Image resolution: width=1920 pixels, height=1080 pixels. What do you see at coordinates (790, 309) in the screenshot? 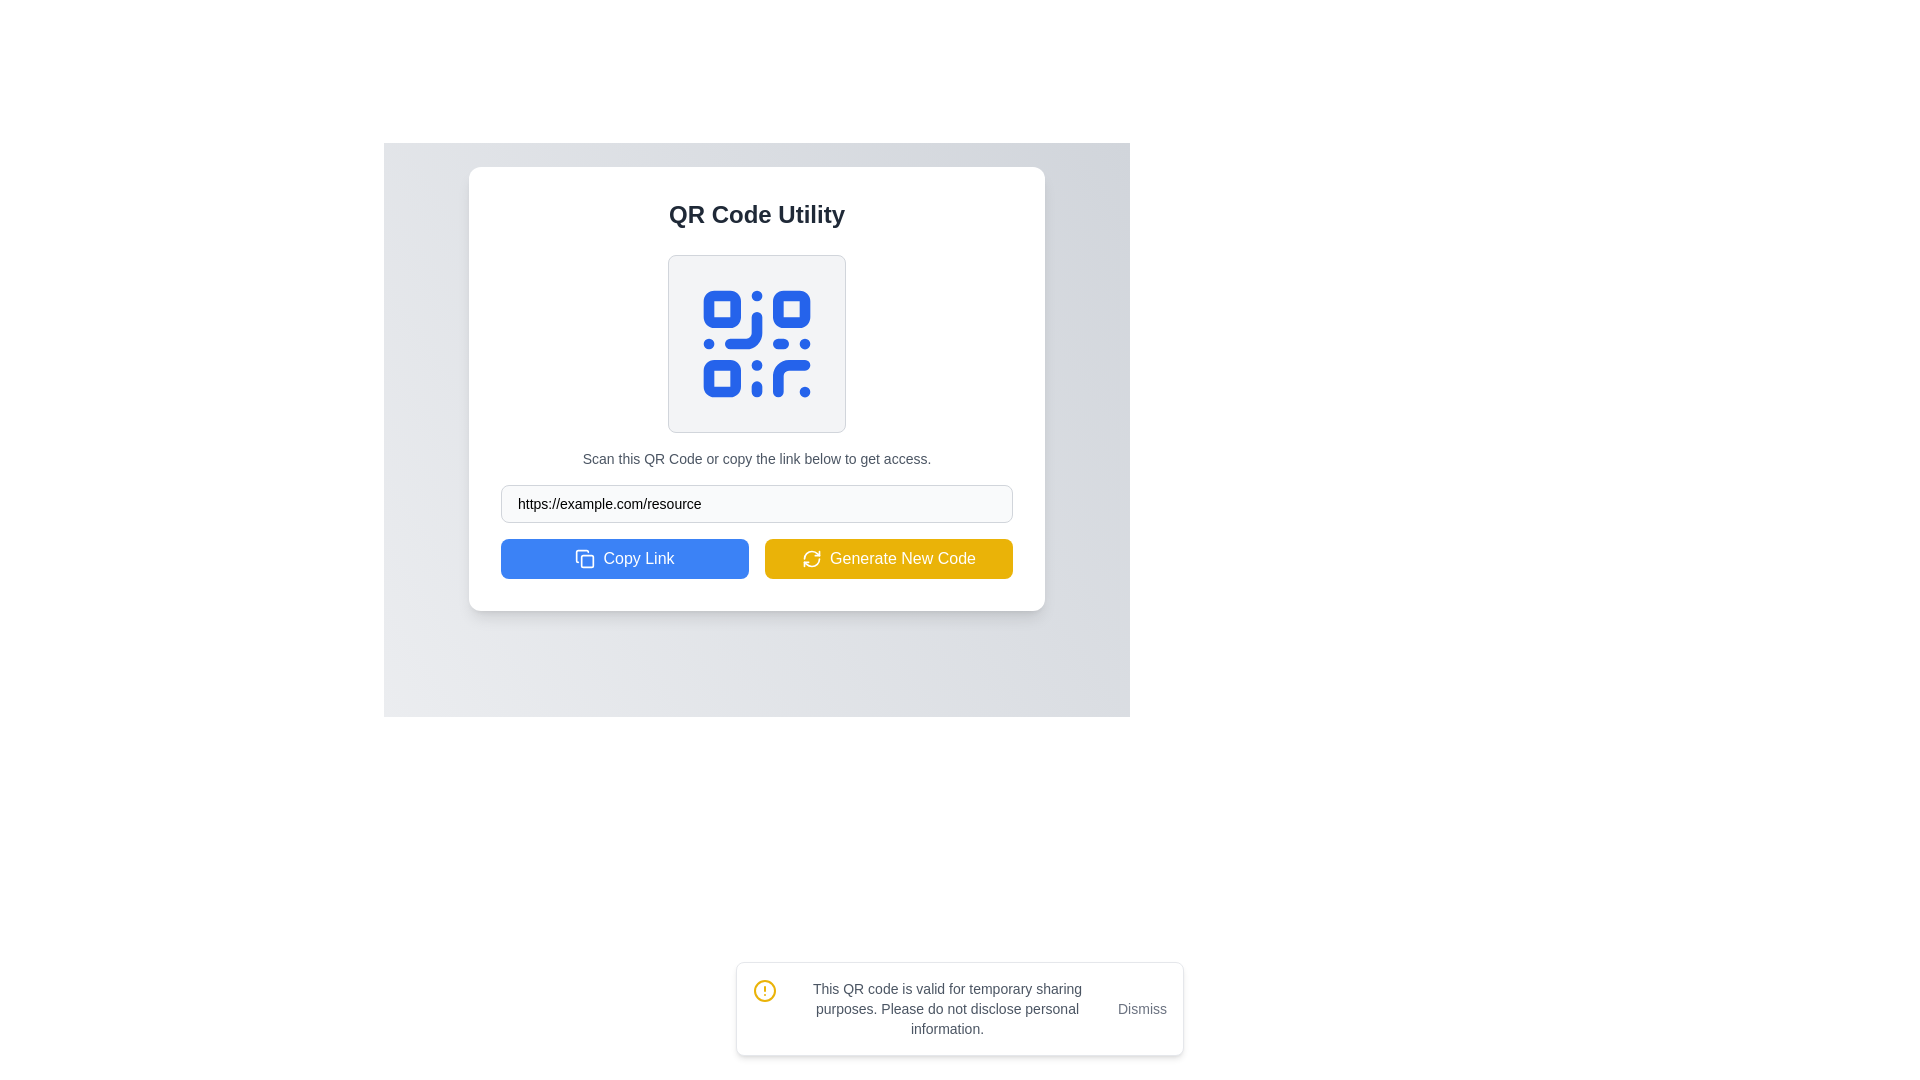
I see `the blue square with rounded corners located in the top-right corner of the QR code structure, which is the second of three similarly sized squares` at bounding box center [790, 309].